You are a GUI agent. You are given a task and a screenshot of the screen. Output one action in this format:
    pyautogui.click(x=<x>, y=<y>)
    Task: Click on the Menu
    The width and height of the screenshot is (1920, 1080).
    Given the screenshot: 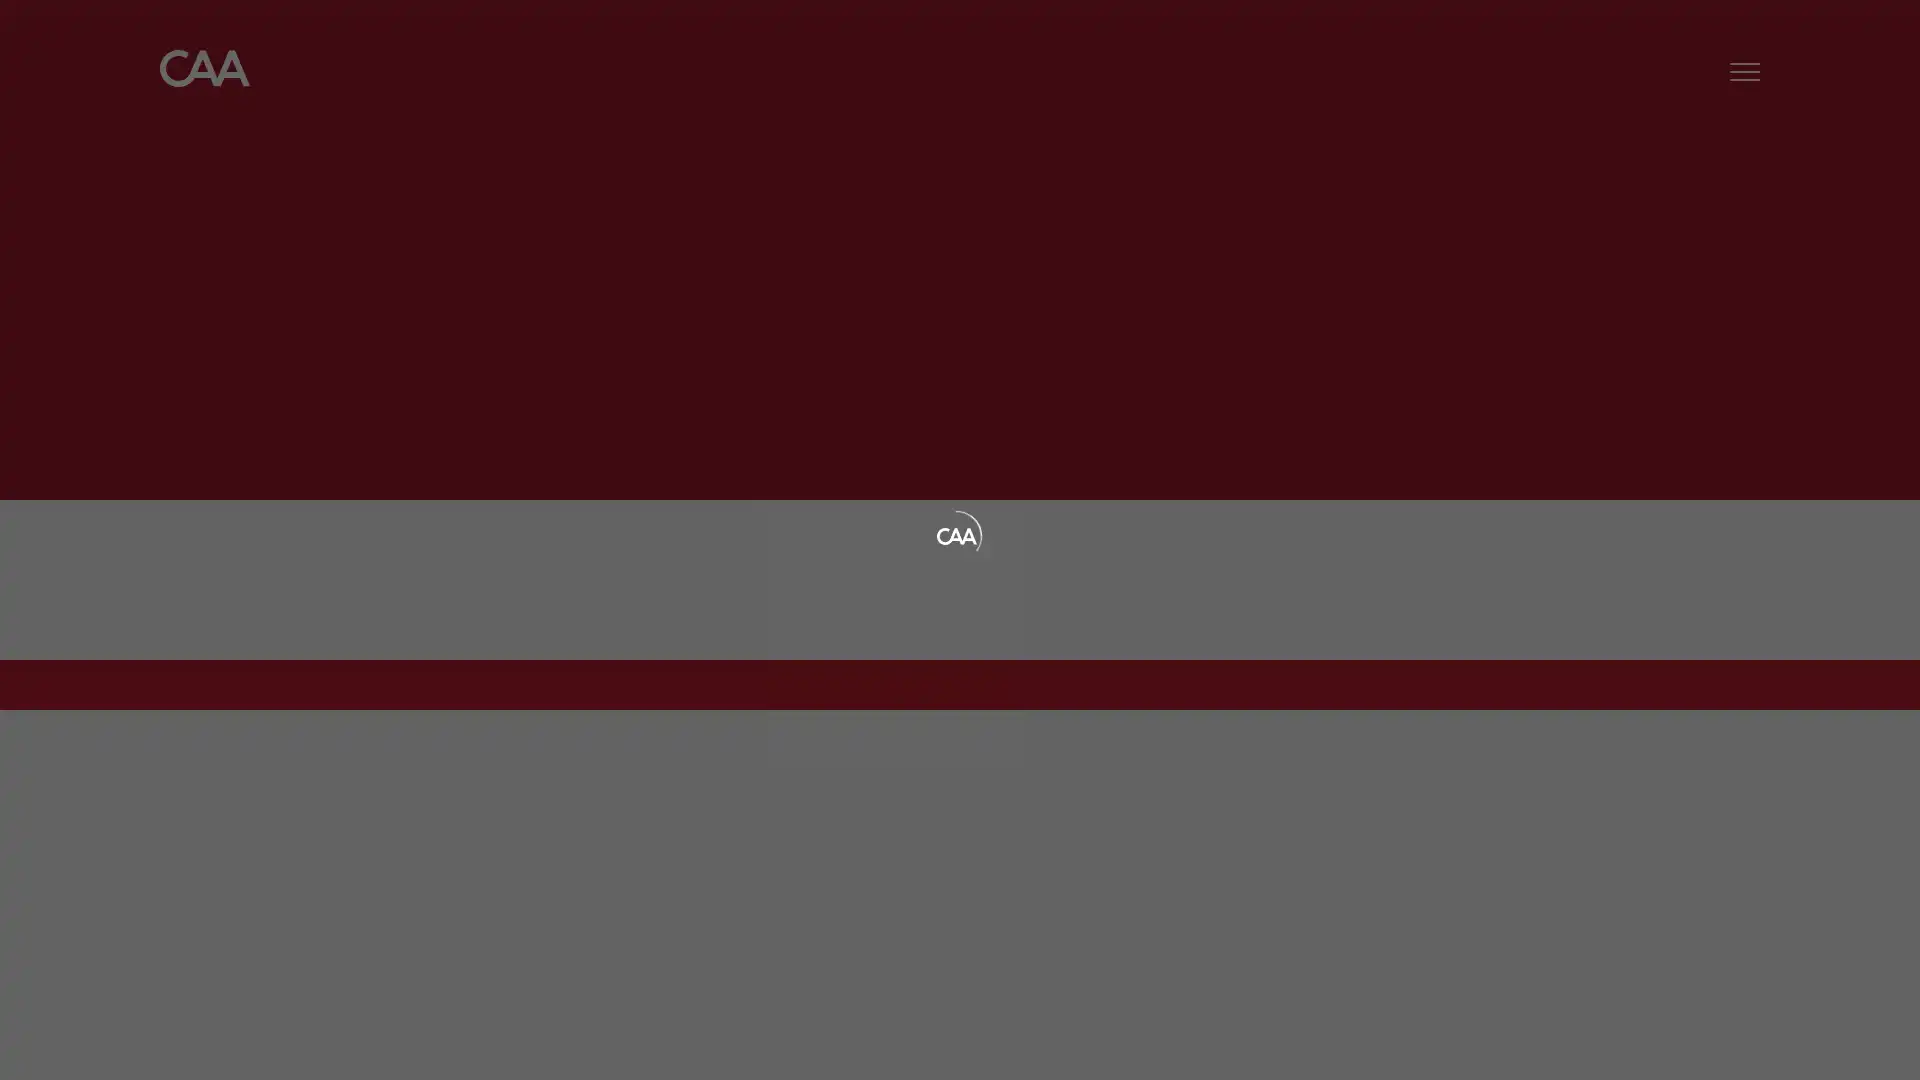 What is the action you would take?
    pyautogui.click(x=1744, y=74)
    